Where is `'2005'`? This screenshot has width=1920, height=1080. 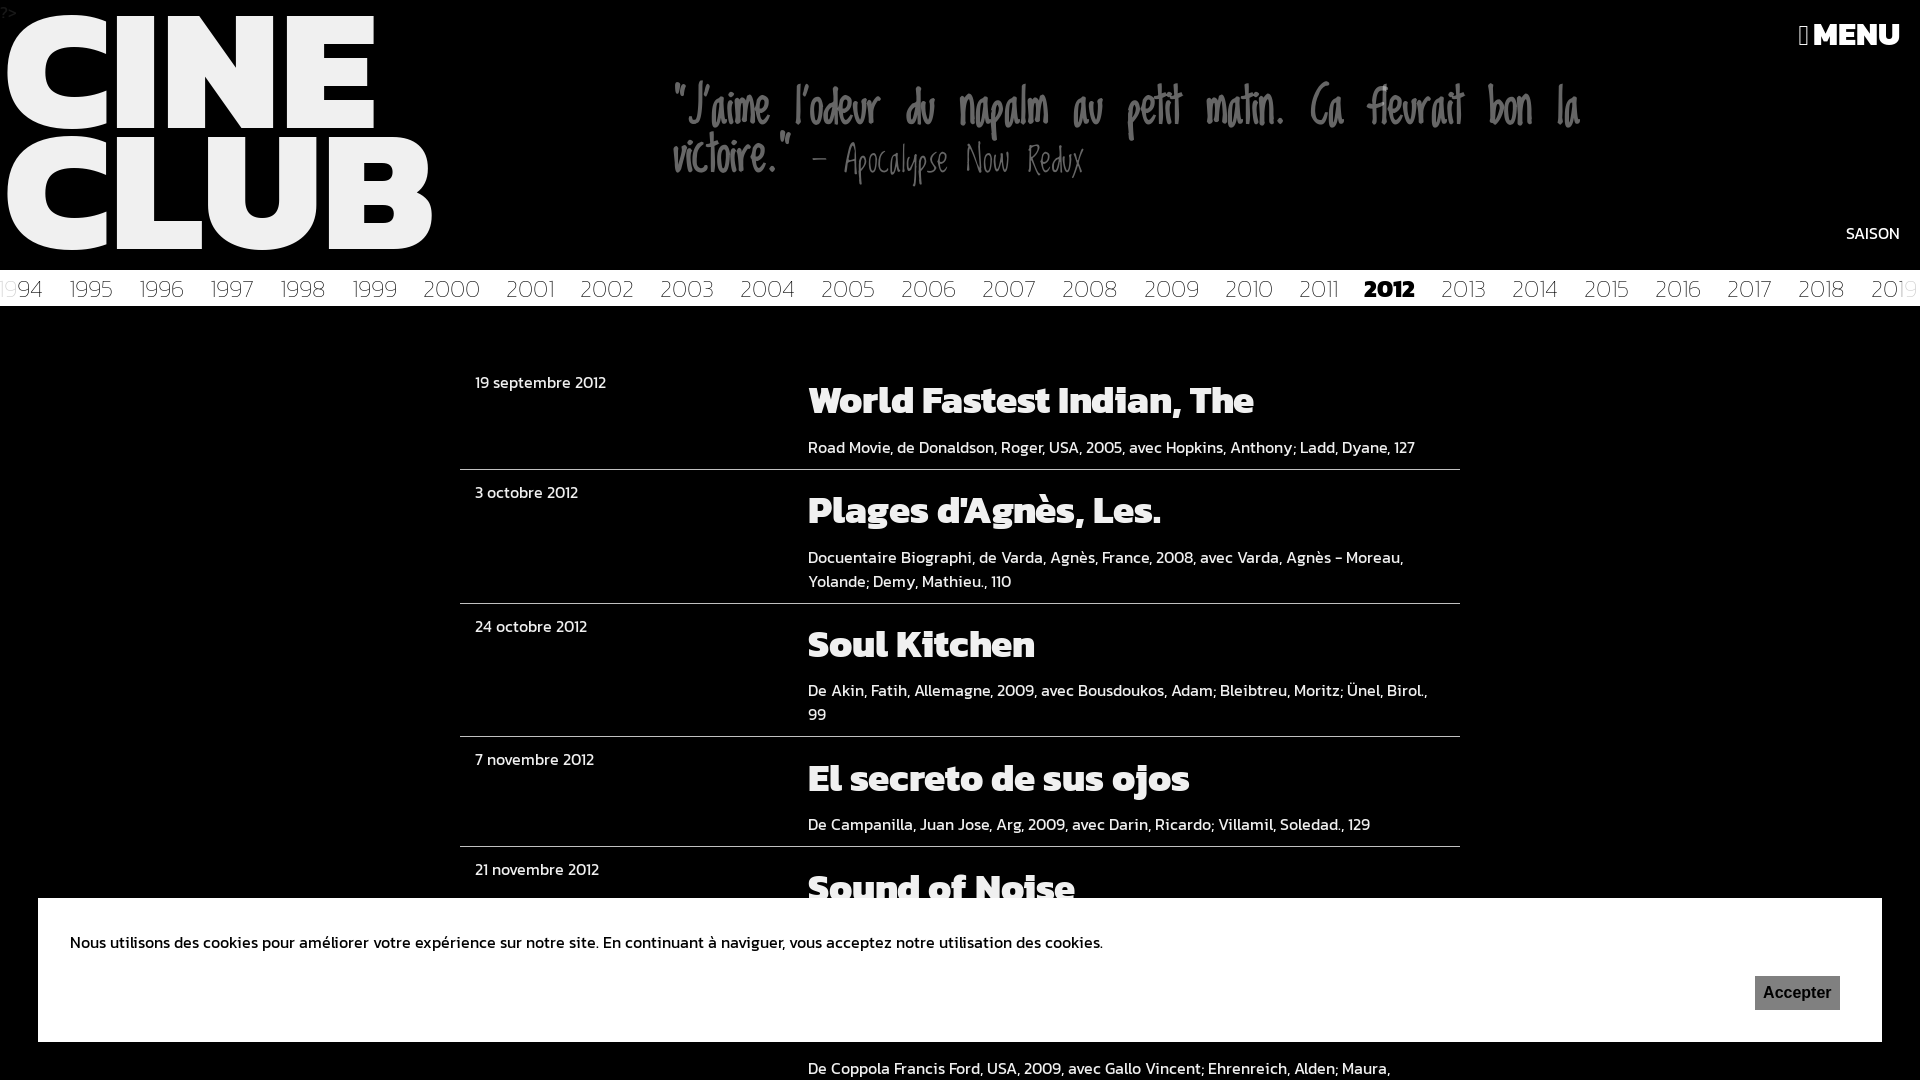 '2005' is located at coordinates (853, 288).